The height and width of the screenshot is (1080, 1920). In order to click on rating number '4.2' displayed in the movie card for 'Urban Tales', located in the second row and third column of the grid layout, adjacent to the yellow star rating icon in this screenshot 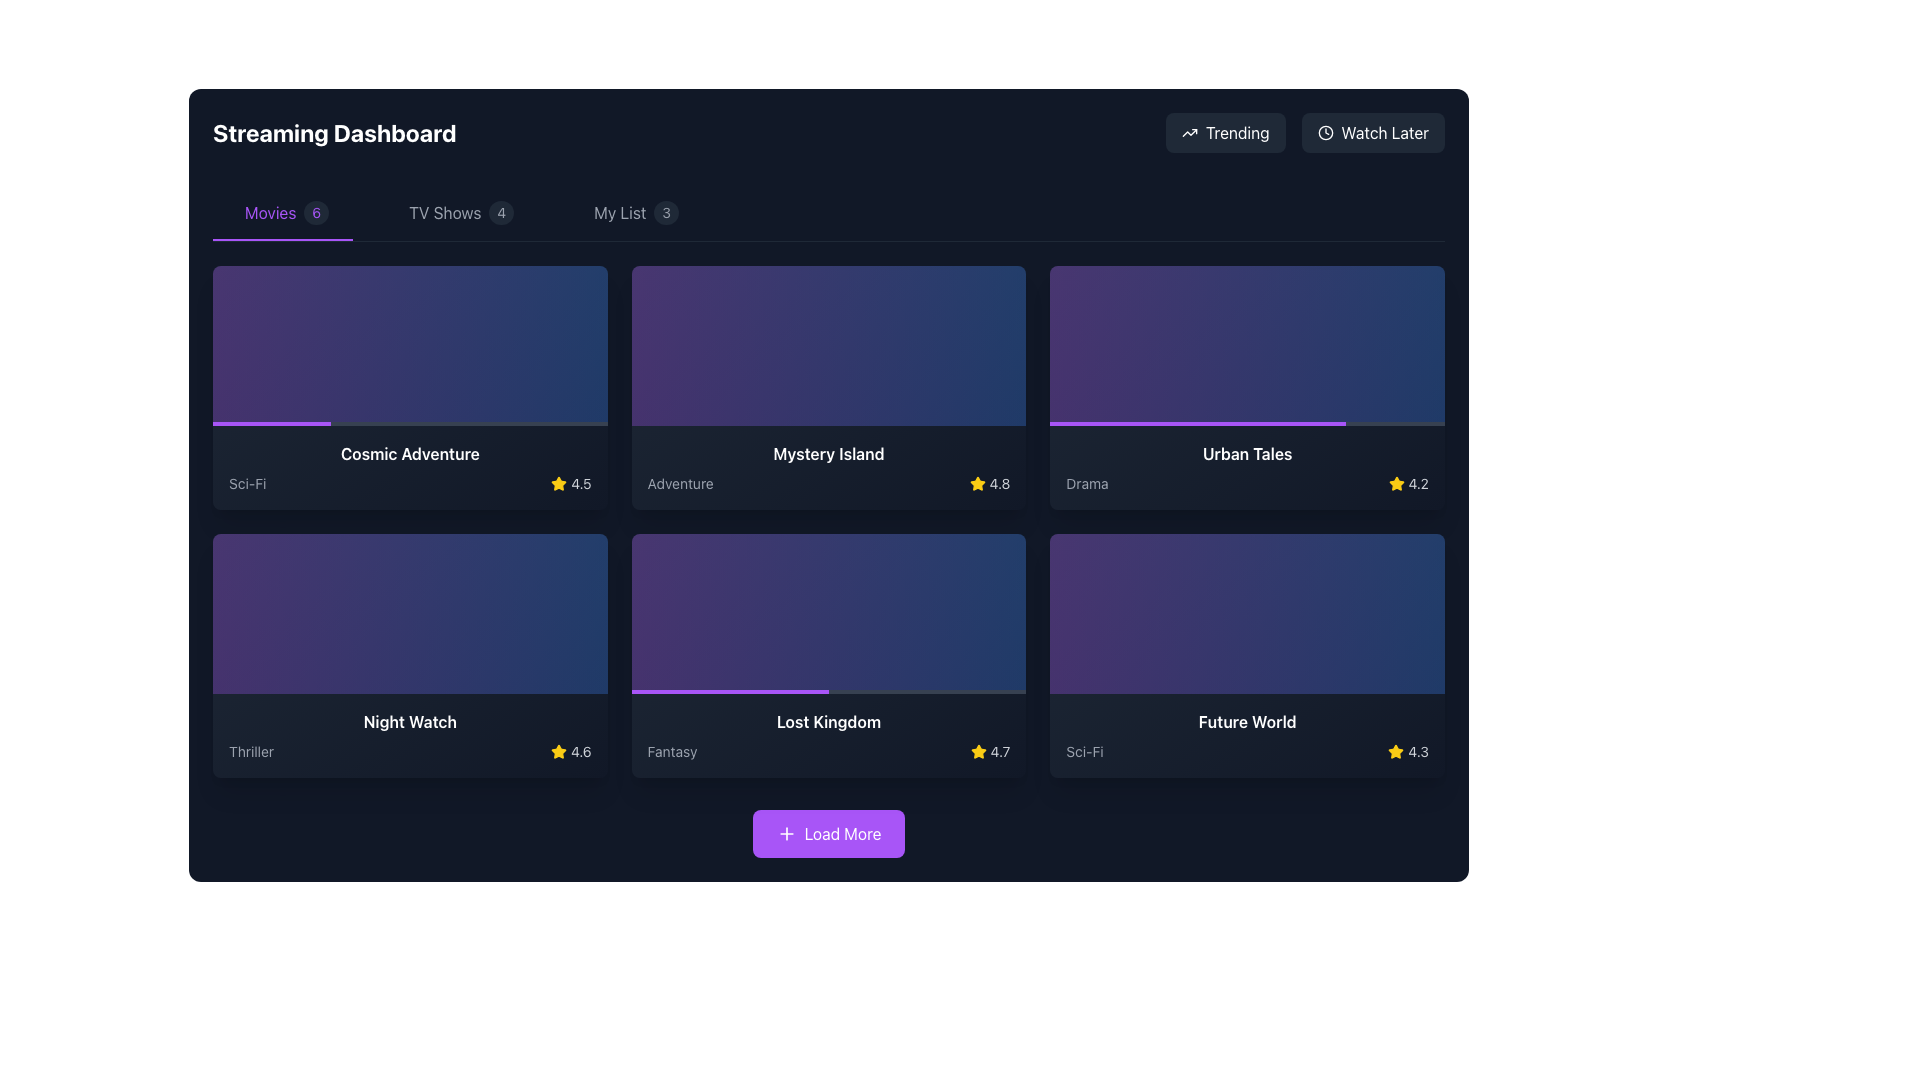, I will do `click(1417, 483)`.